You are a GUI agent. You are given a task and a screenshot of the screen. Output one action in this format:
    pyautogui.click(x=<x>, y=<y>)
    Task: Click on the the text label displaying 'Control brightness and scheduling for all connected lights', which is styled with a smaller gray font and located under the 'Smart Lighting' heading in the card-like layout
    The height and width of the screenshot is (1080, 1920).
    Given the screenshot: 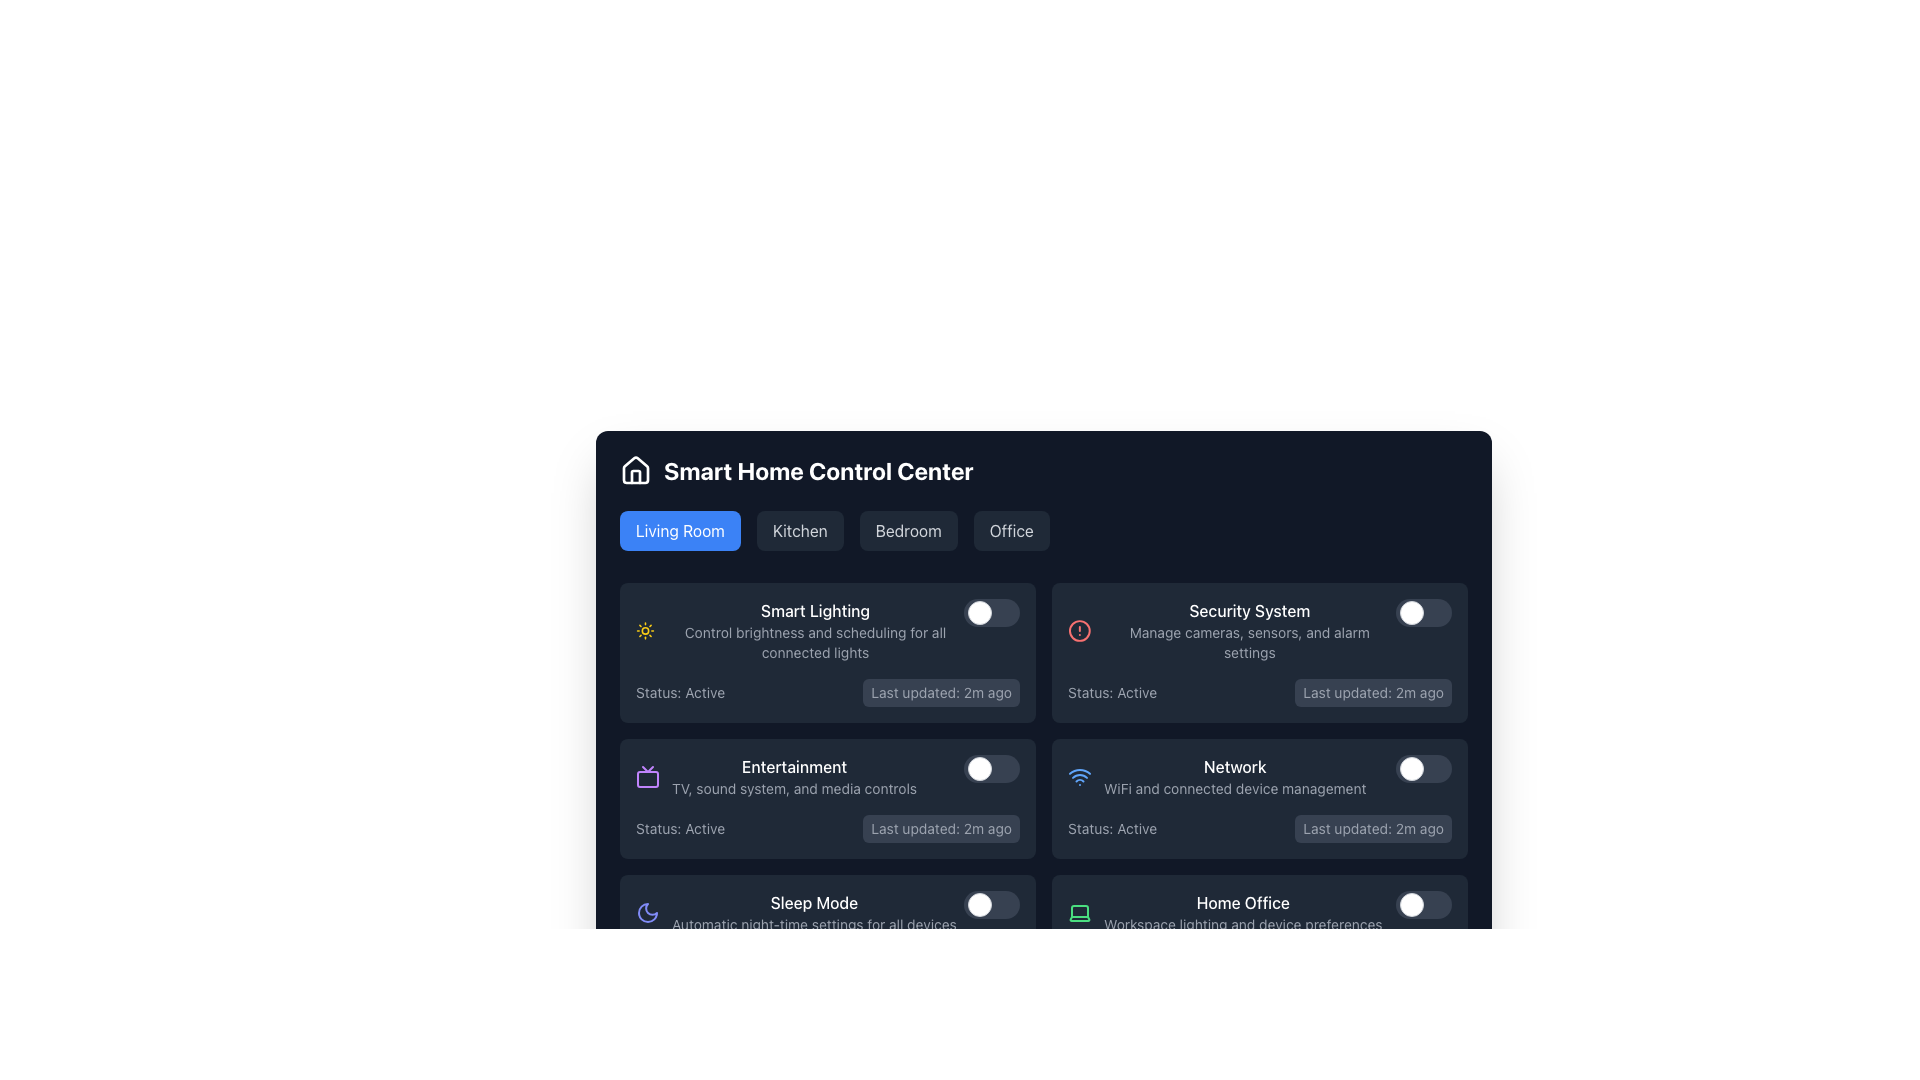 What is the action you would take?
    pyautogui.click(x=815, y=643)
    